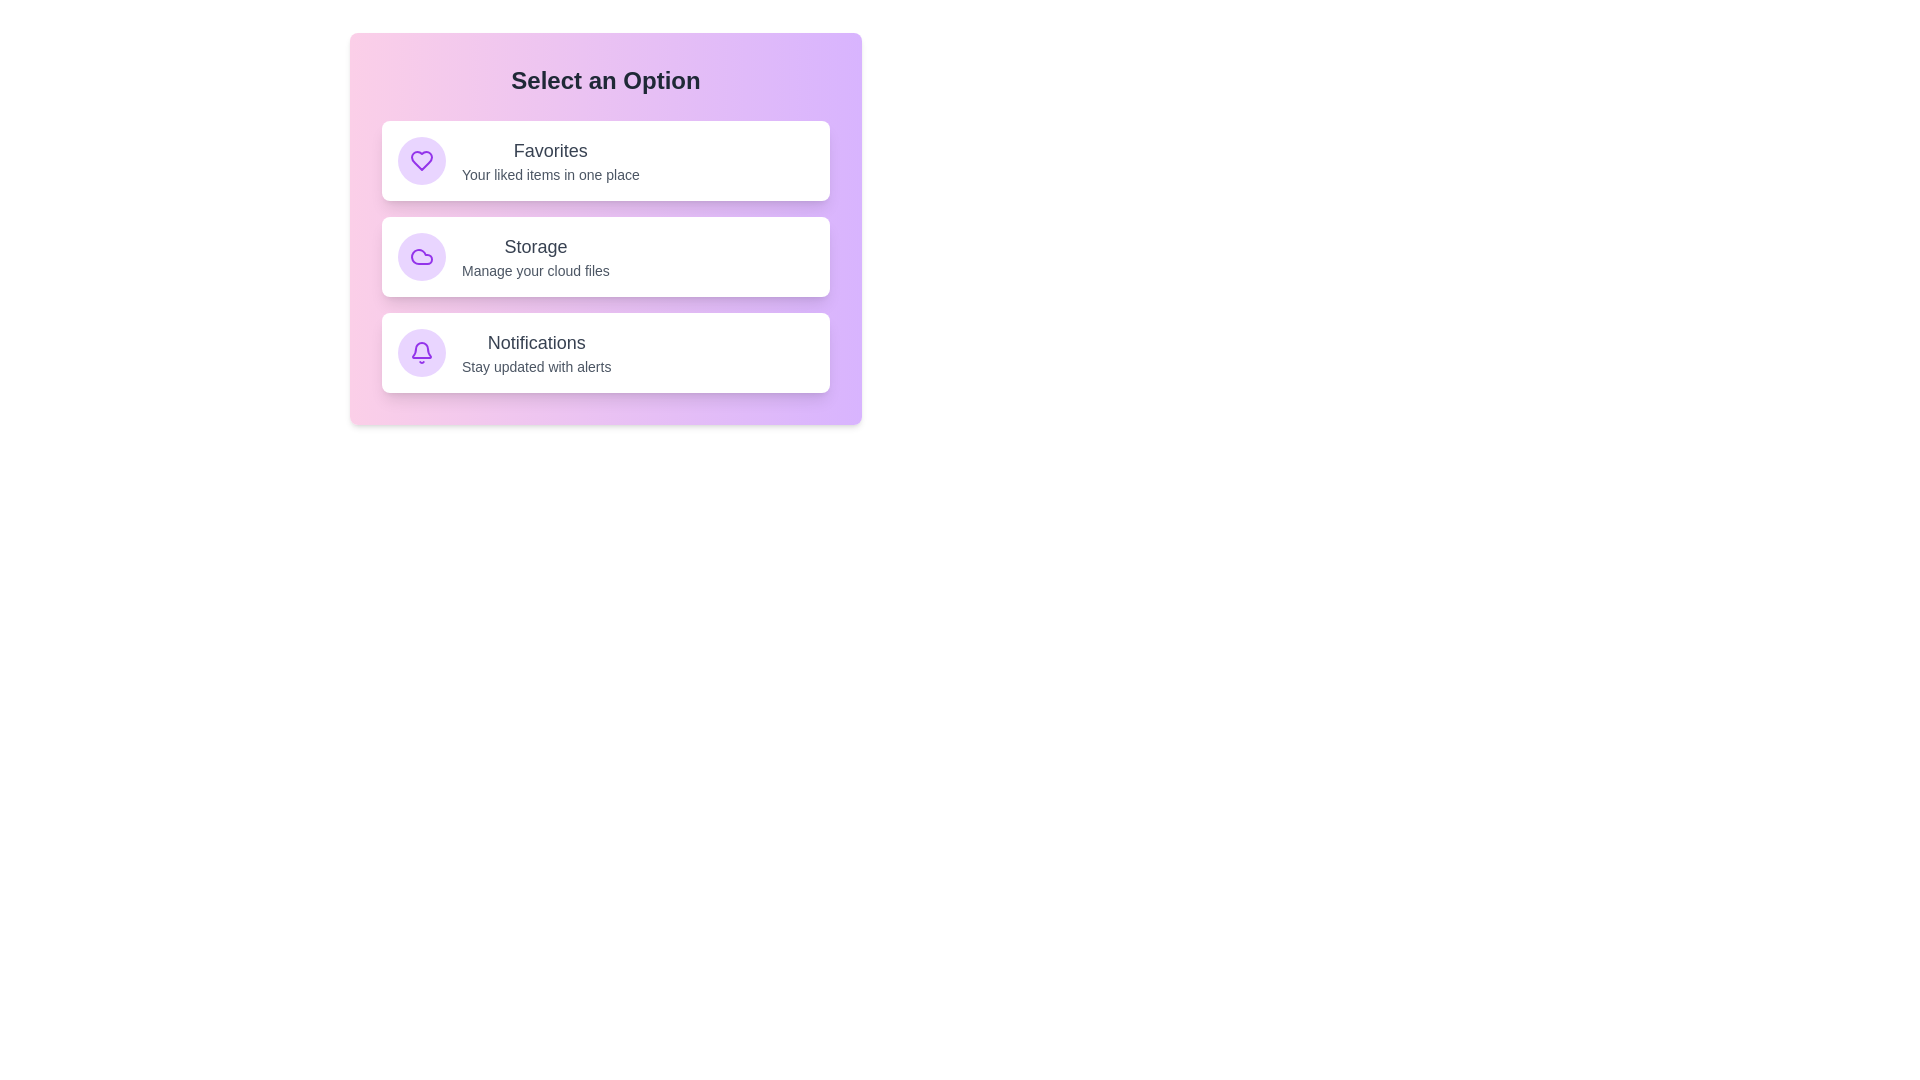  What do you see at coordinates (604, 160) in the screenshot?
I see `the item 'Favorites' to observe its hover effect` at bounding box center [604, 160].